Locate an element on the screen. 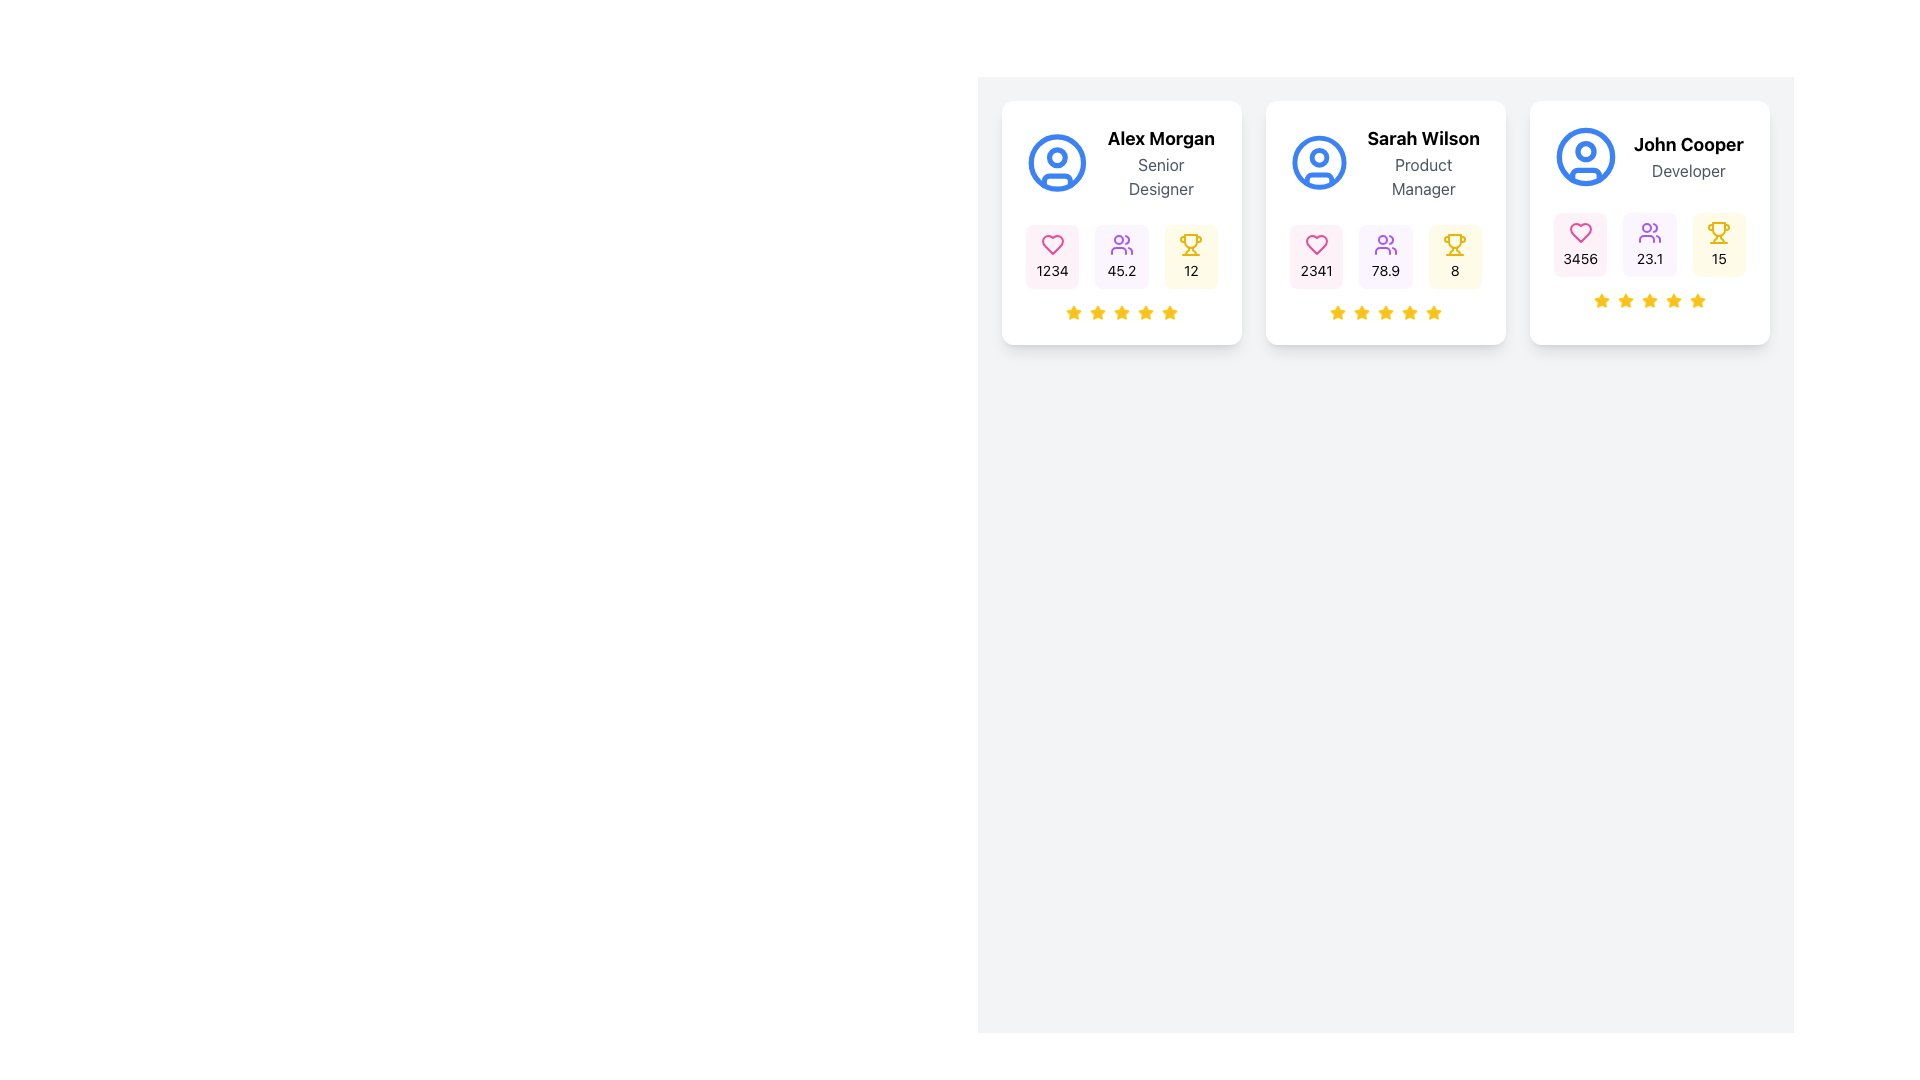 This screenshot has height=1080, width=1920. the first yellow star icon in the rating system under the user card for 'Sarah Wilson' is located at coordinates (1338, 312).